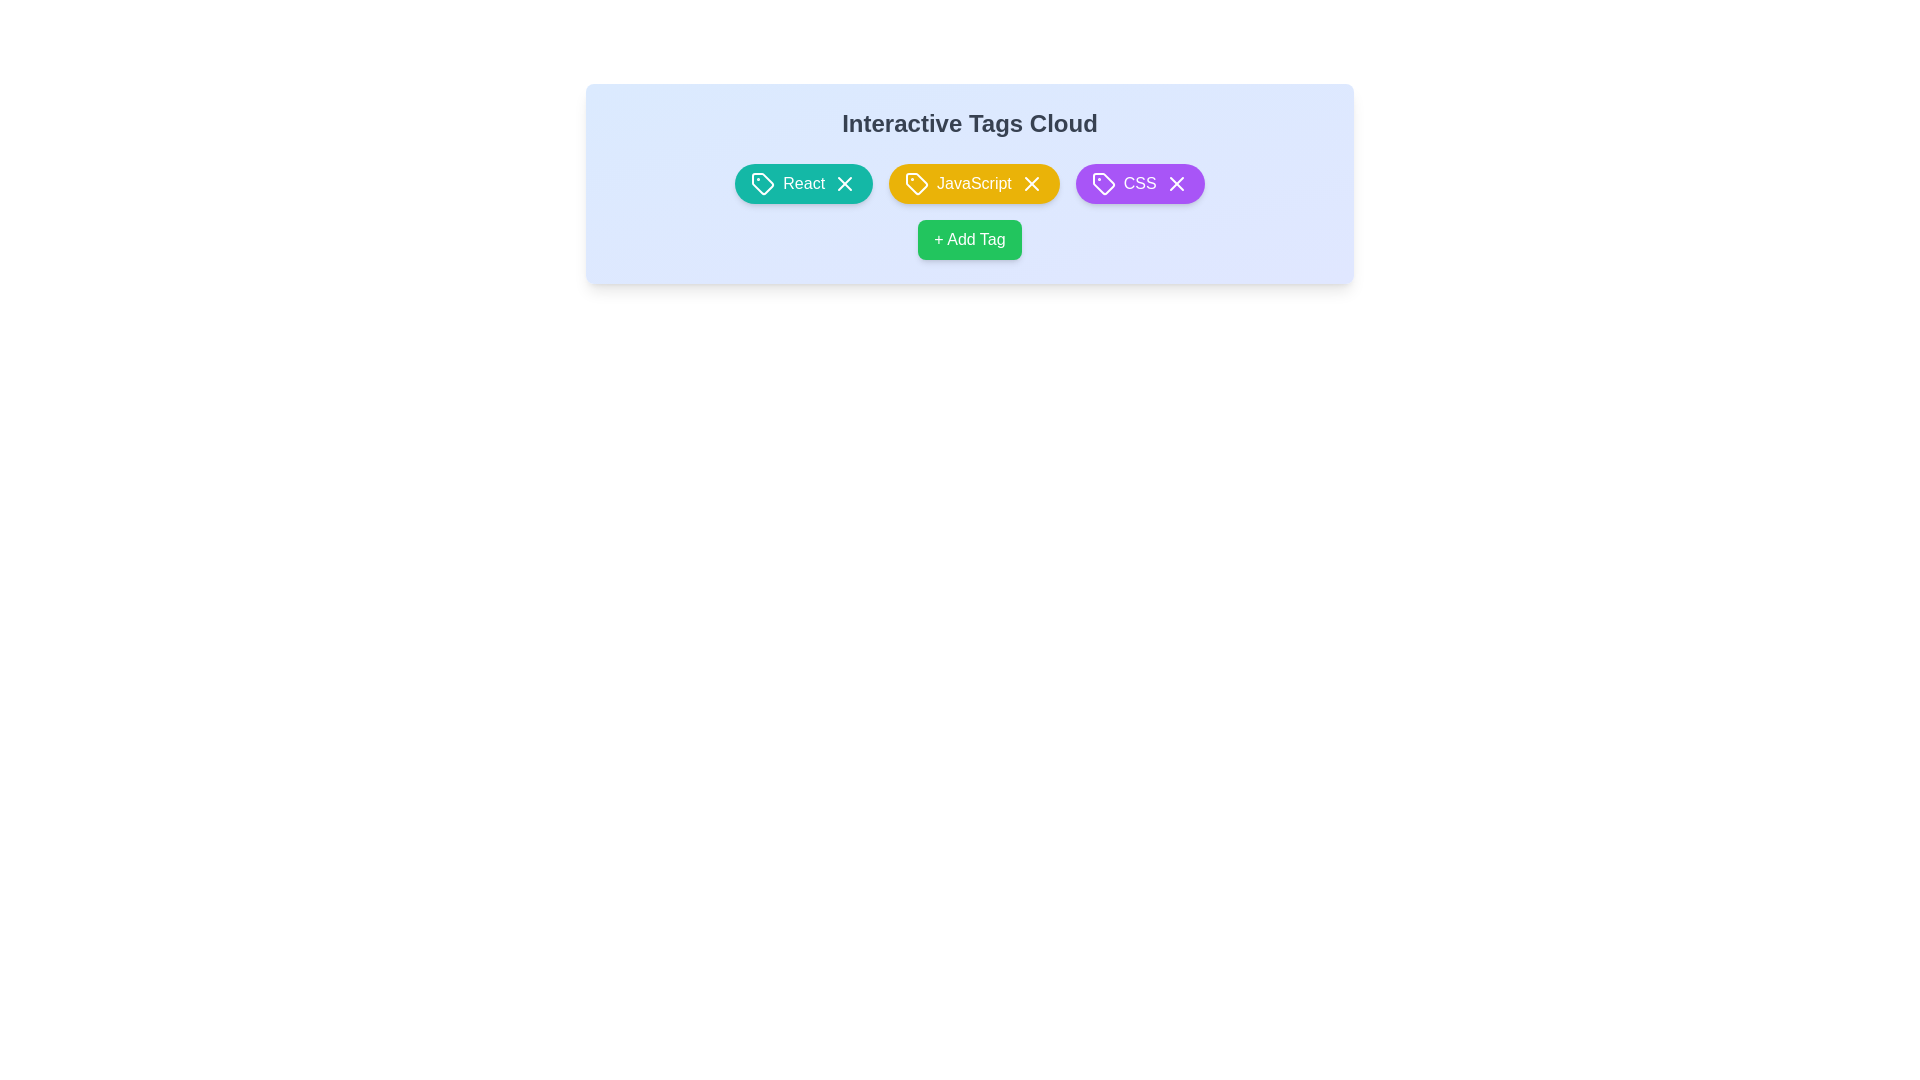 The height and width of the screenshot is (1080, 1920). What do you see at coordinates (1176, 184) in the screenshot?
I see `the 'X' button of the tag labeled CSS to remove it from the cloud` at bounding box center [1176, 184].